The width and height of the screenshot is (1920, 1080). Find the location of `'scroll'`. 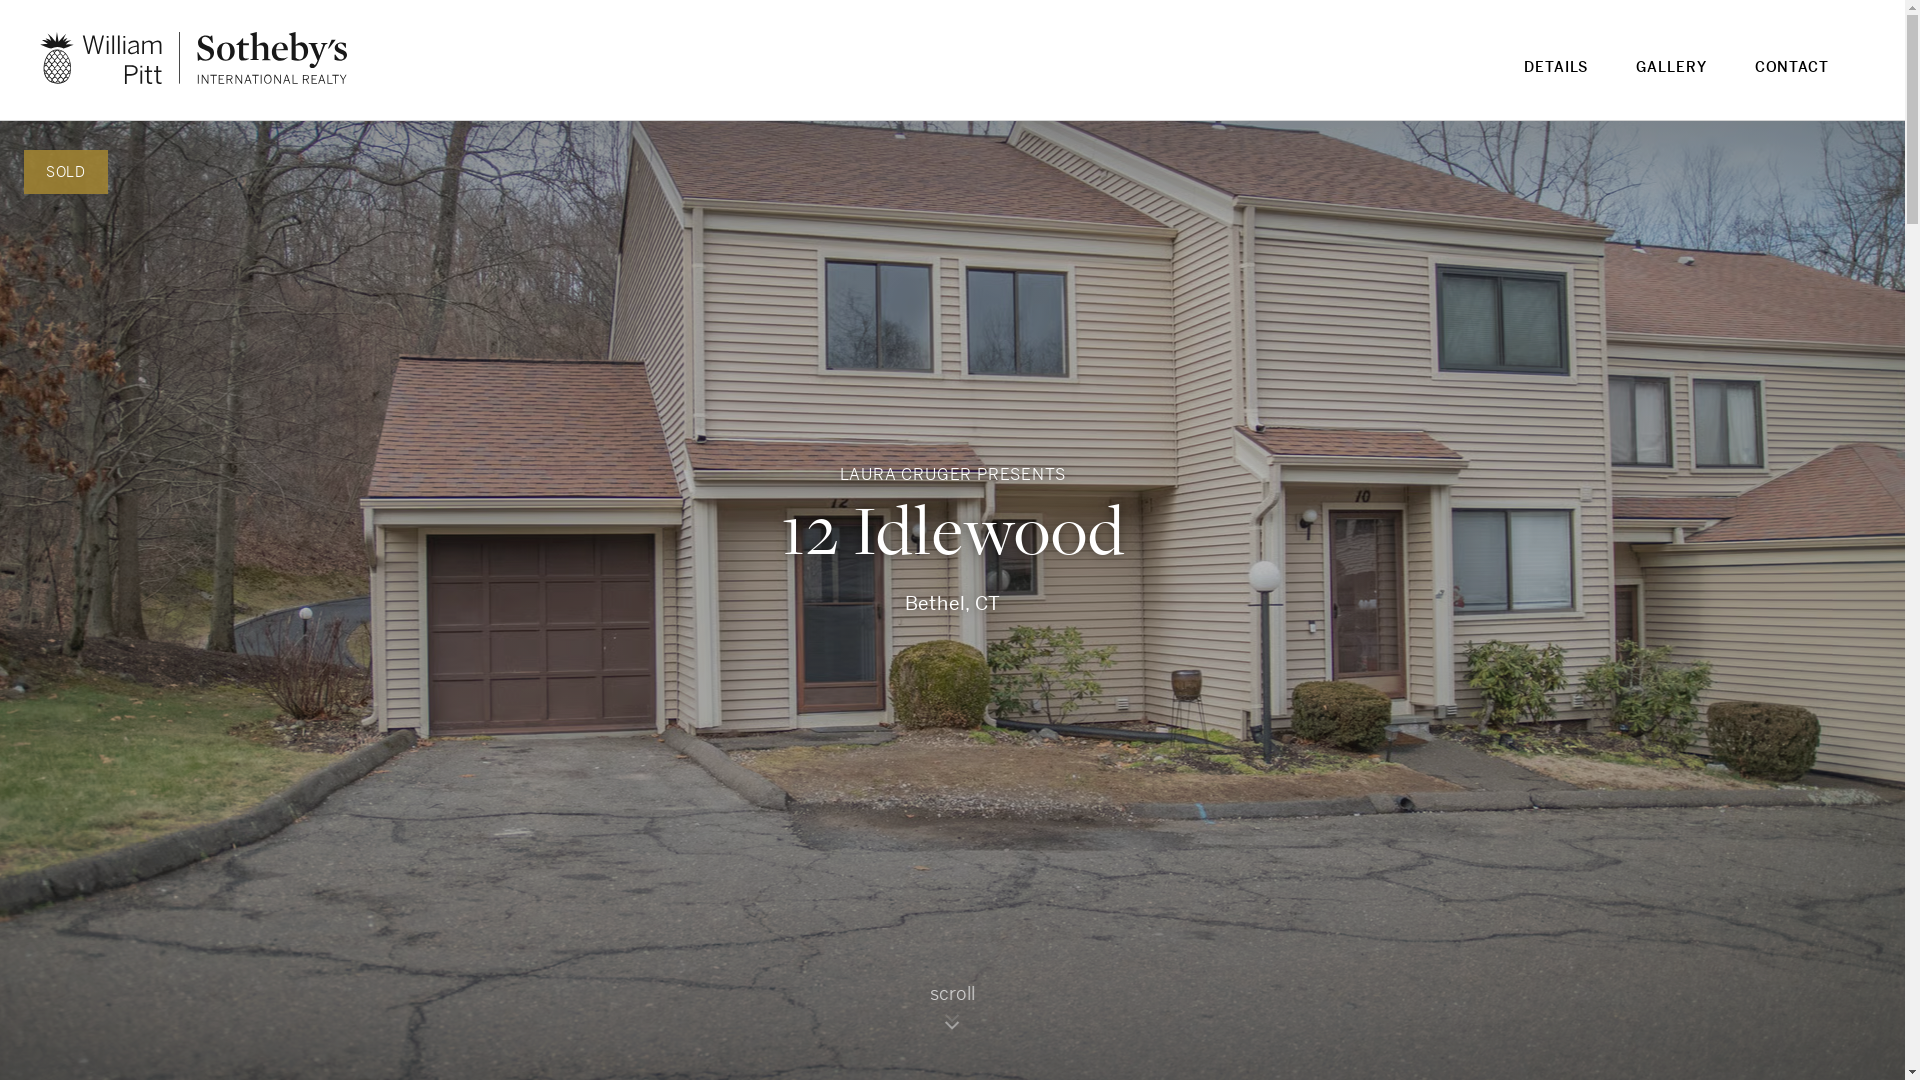

'scroll' is located at coordinates (952, 1015).